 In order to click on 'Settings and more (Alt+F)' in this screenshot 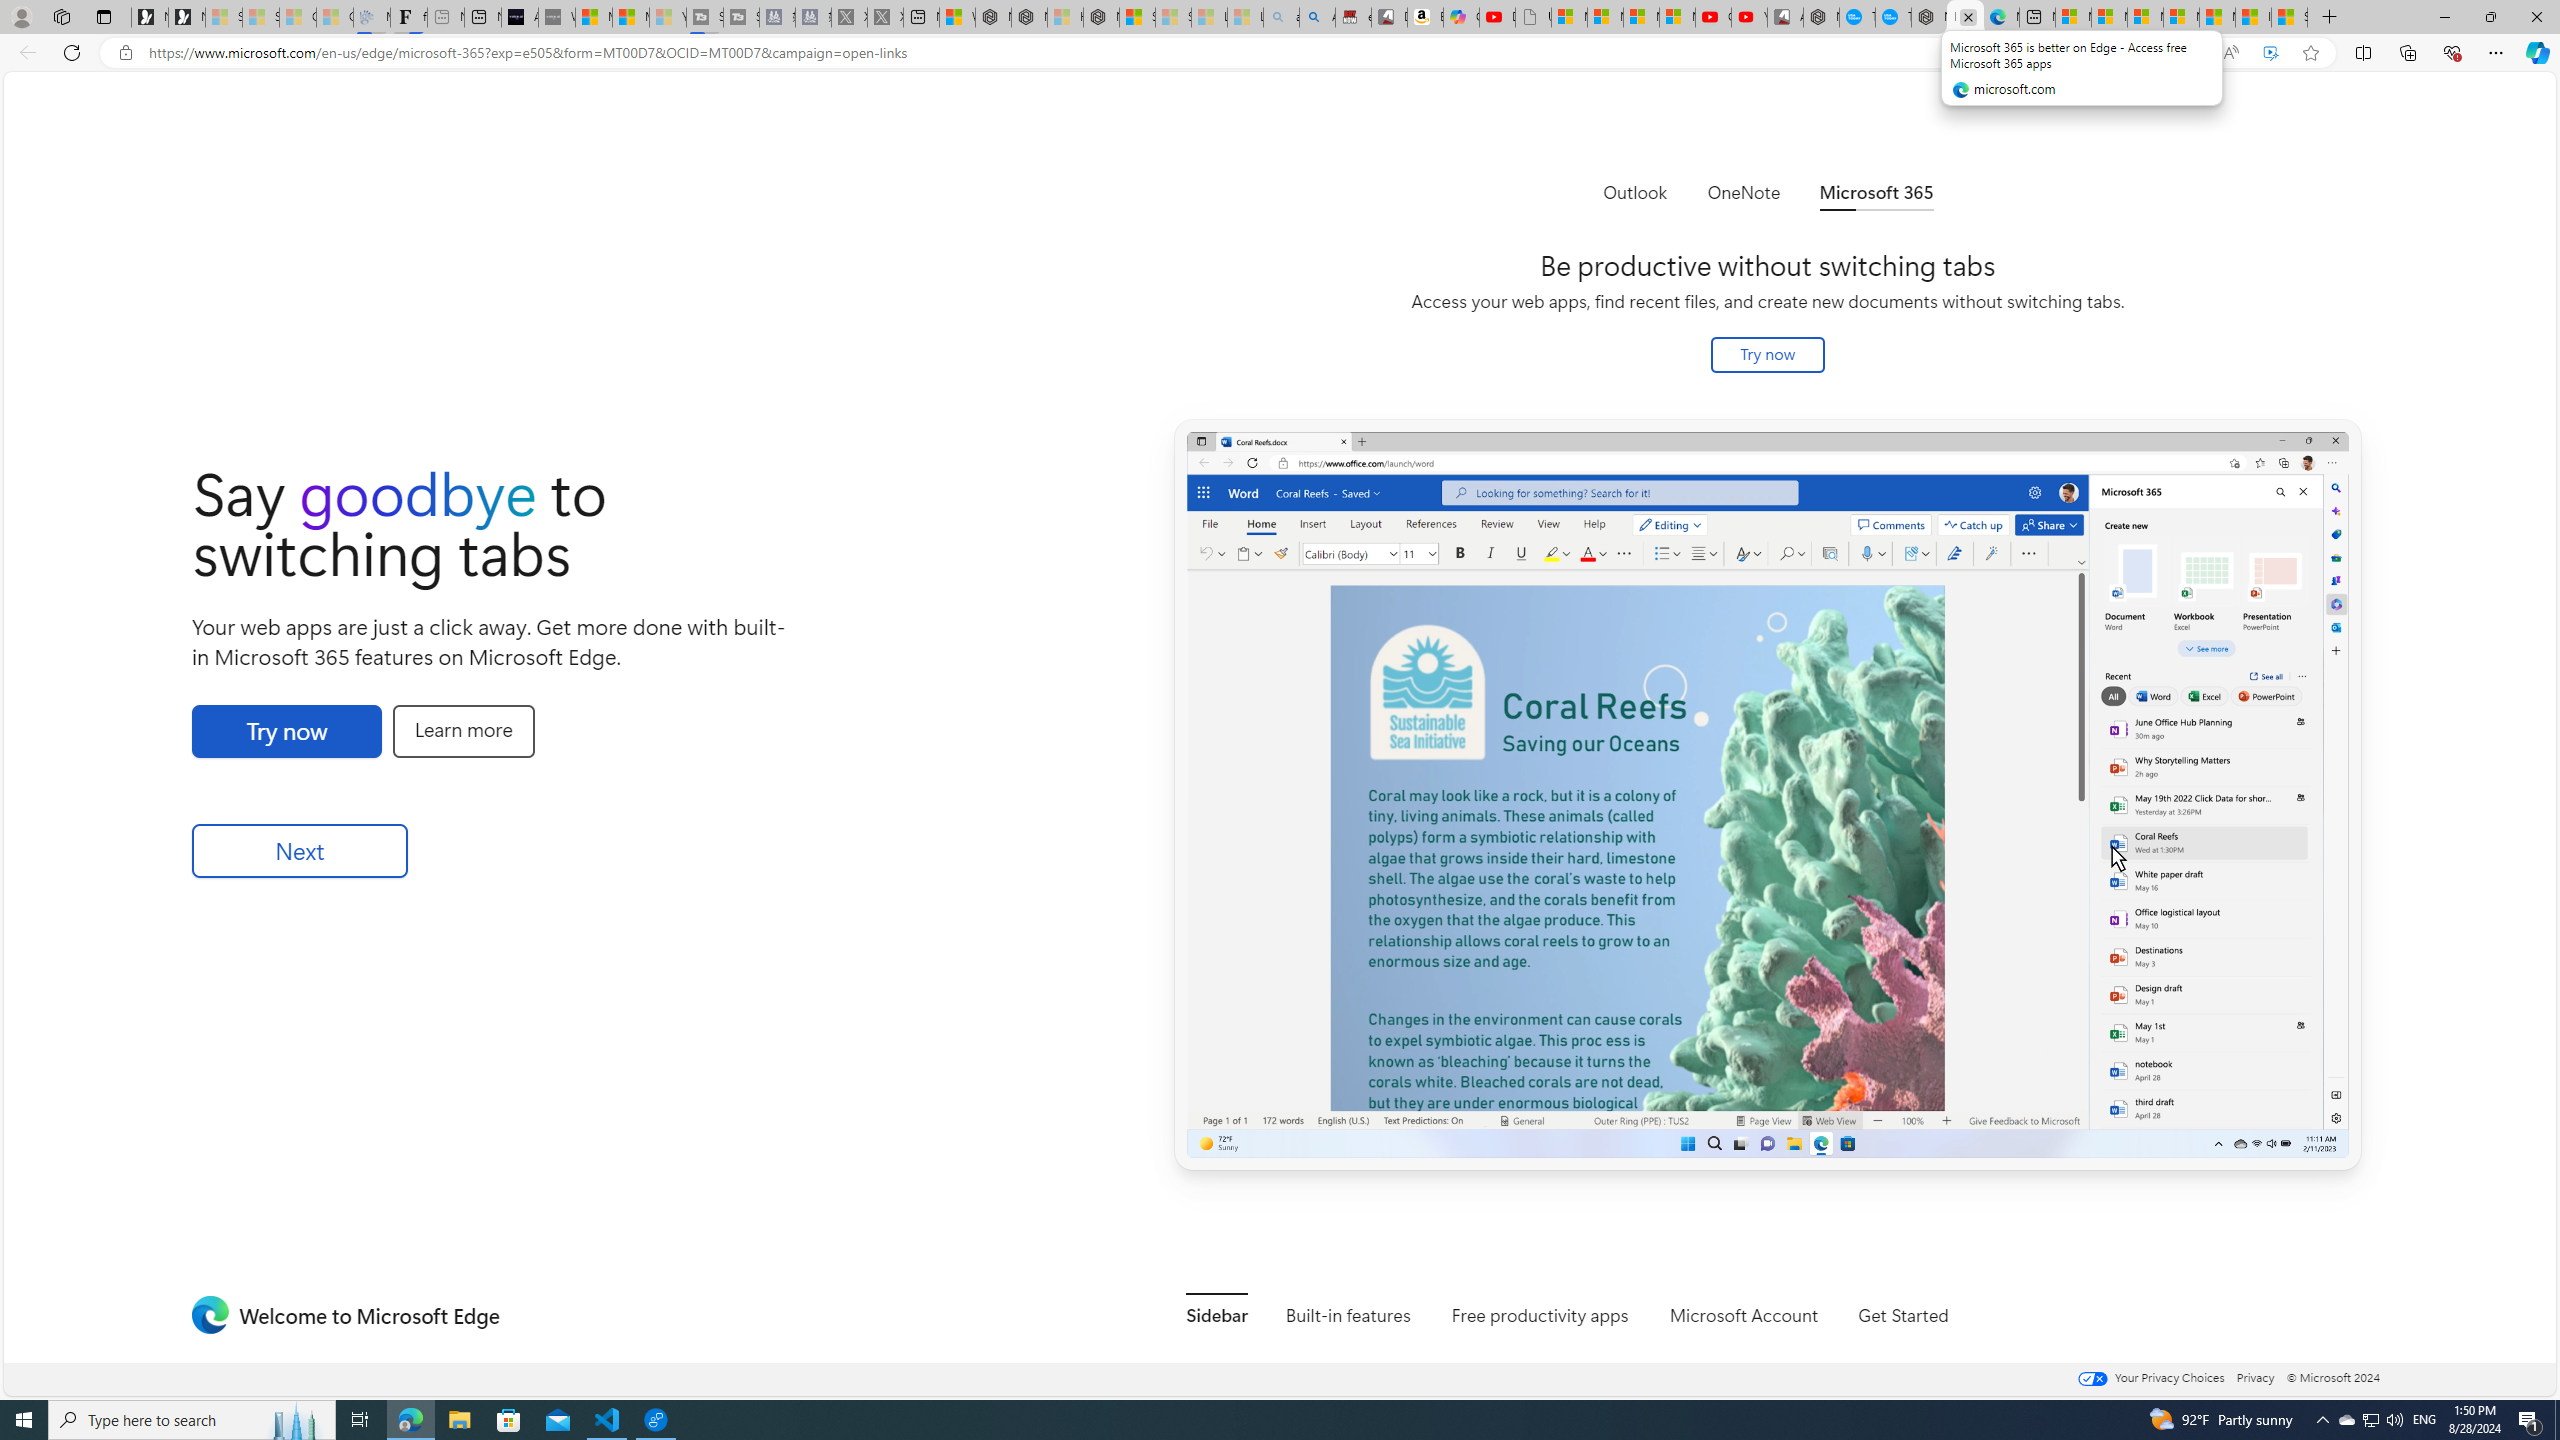, I will do `click(2495, 51)`.